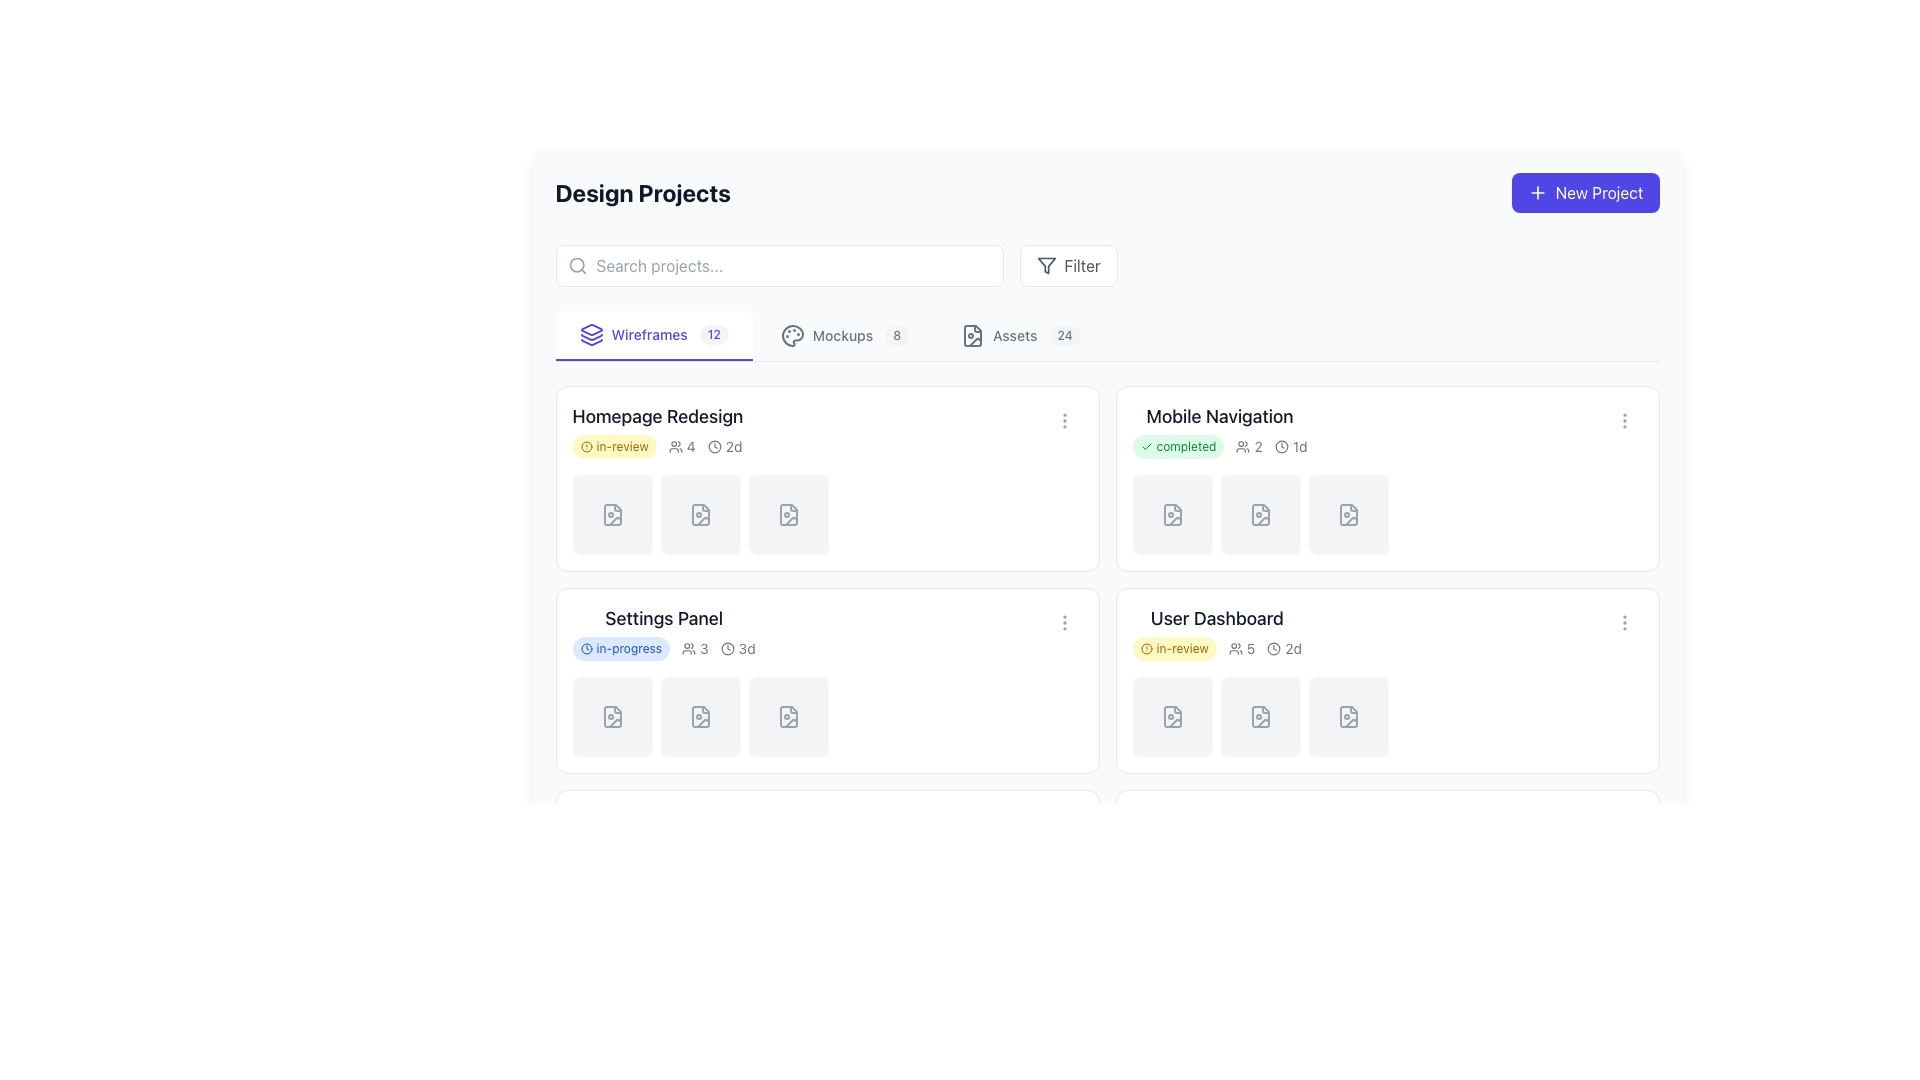  I want to click on the 'New Project' button located at the top-right corner of the interface, which has a blue background and white text, so click(1536, 192).